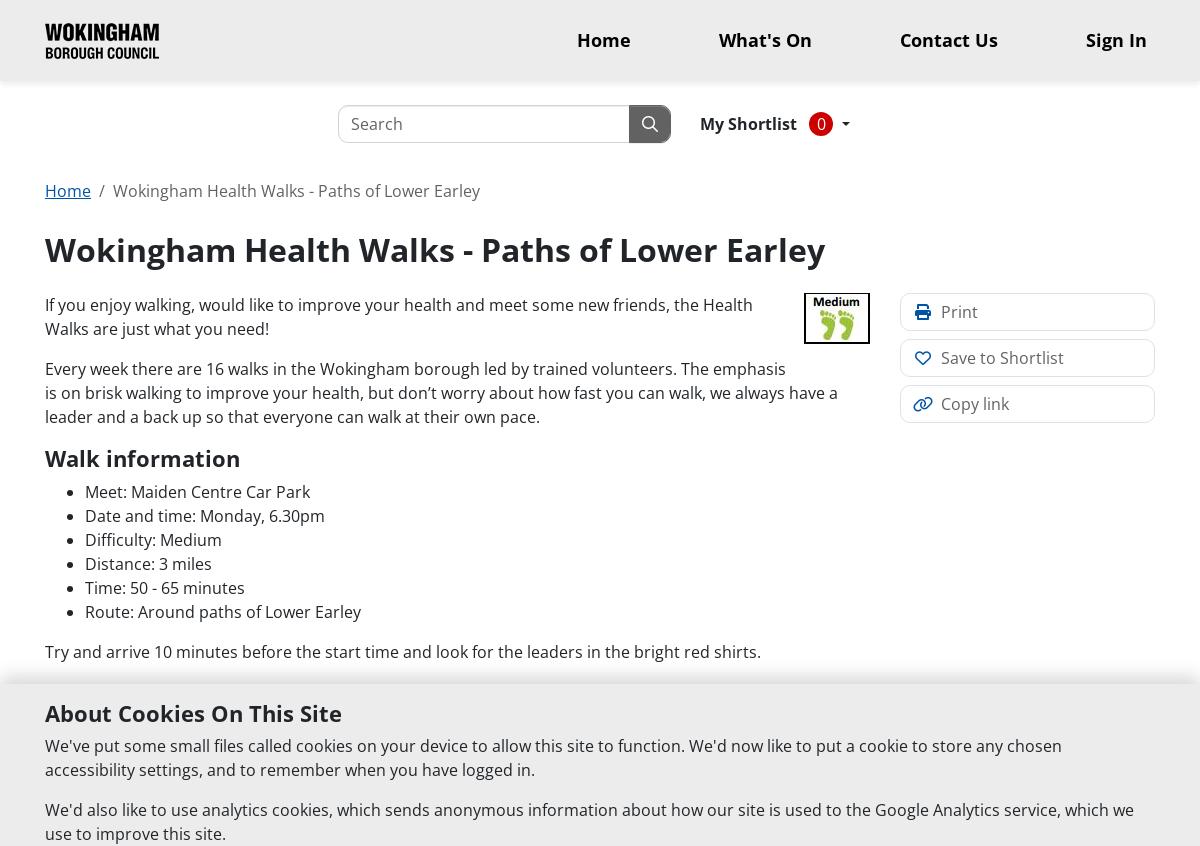 The image size is (1200, 846). What do you see at coordinates (941, 311) in the screenshot?
I see `'Print'` at bounding box center [941, 311].